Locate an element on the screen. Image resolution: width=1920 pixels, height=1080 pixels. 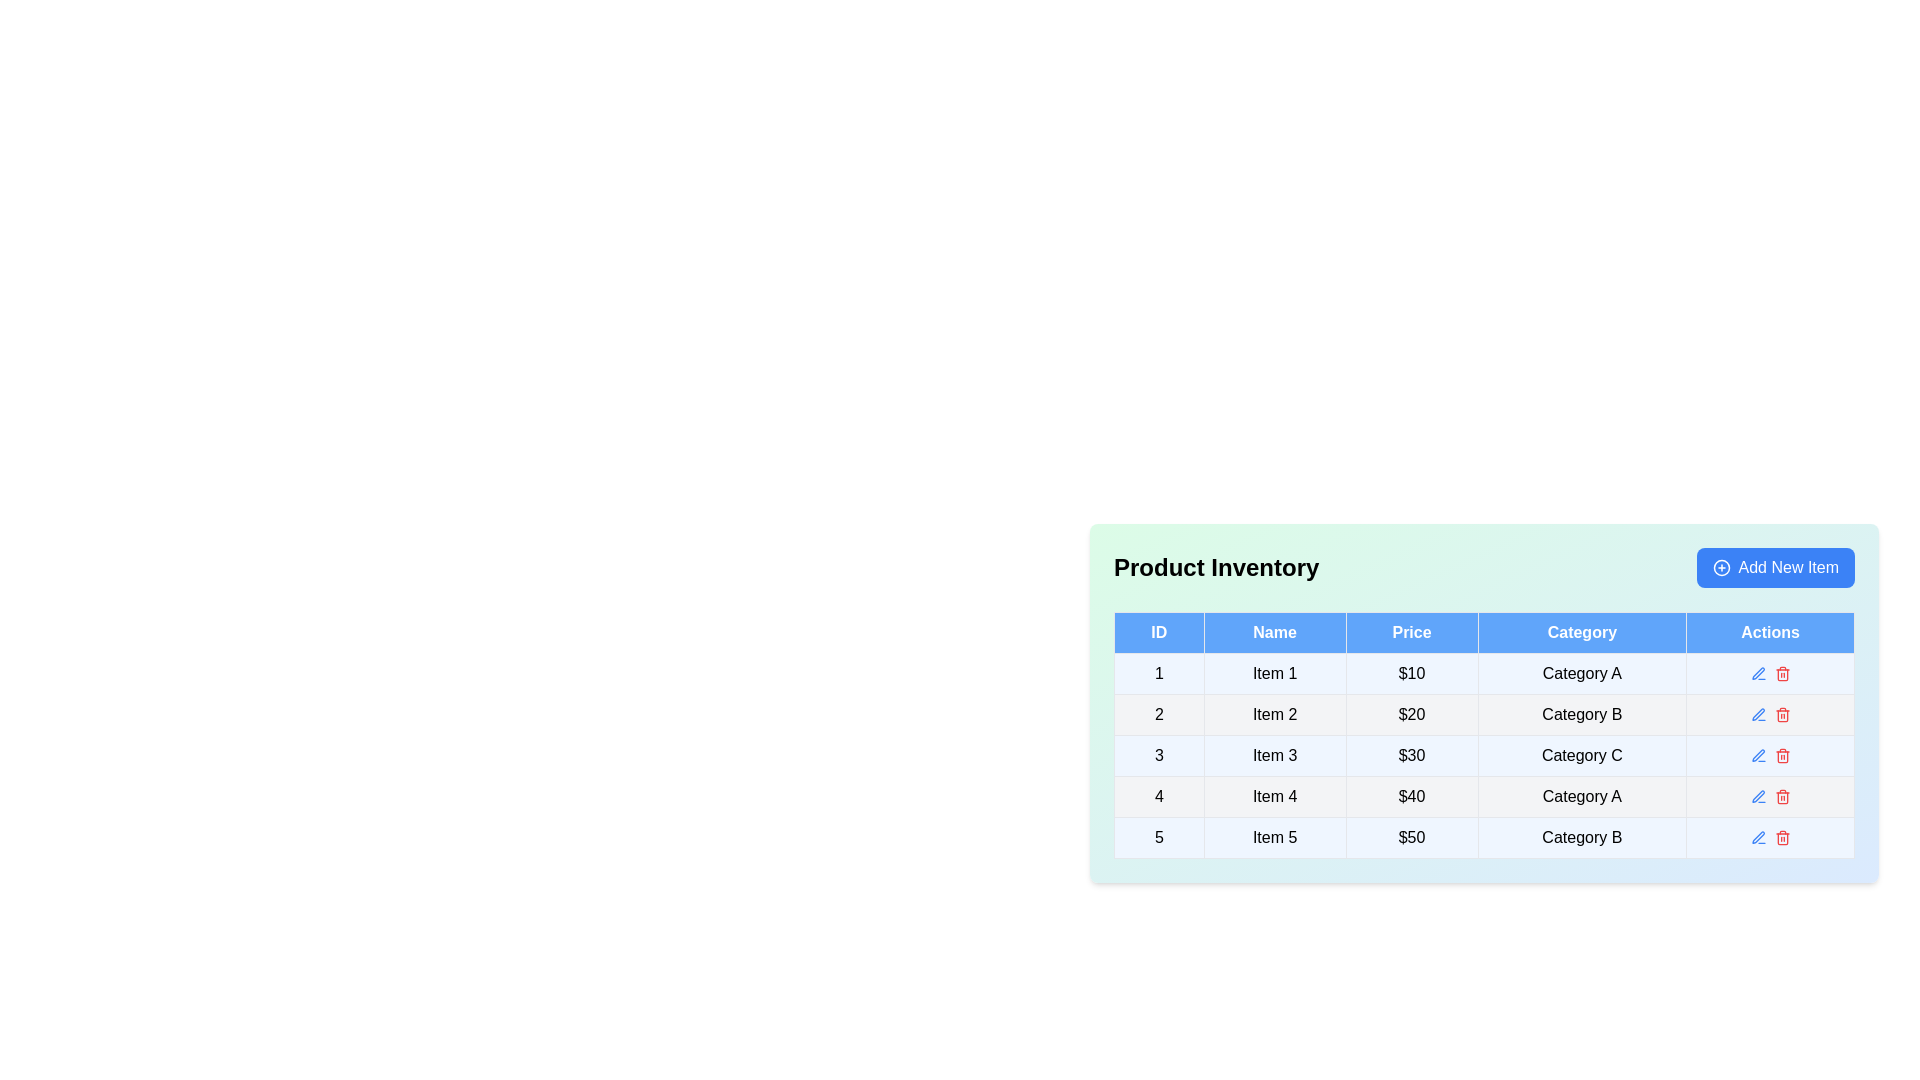
the table cell under the 'Actions' column for 'Item 4' in the inventory table, which contains action controls for the item is located at coordinates (1770, 796).